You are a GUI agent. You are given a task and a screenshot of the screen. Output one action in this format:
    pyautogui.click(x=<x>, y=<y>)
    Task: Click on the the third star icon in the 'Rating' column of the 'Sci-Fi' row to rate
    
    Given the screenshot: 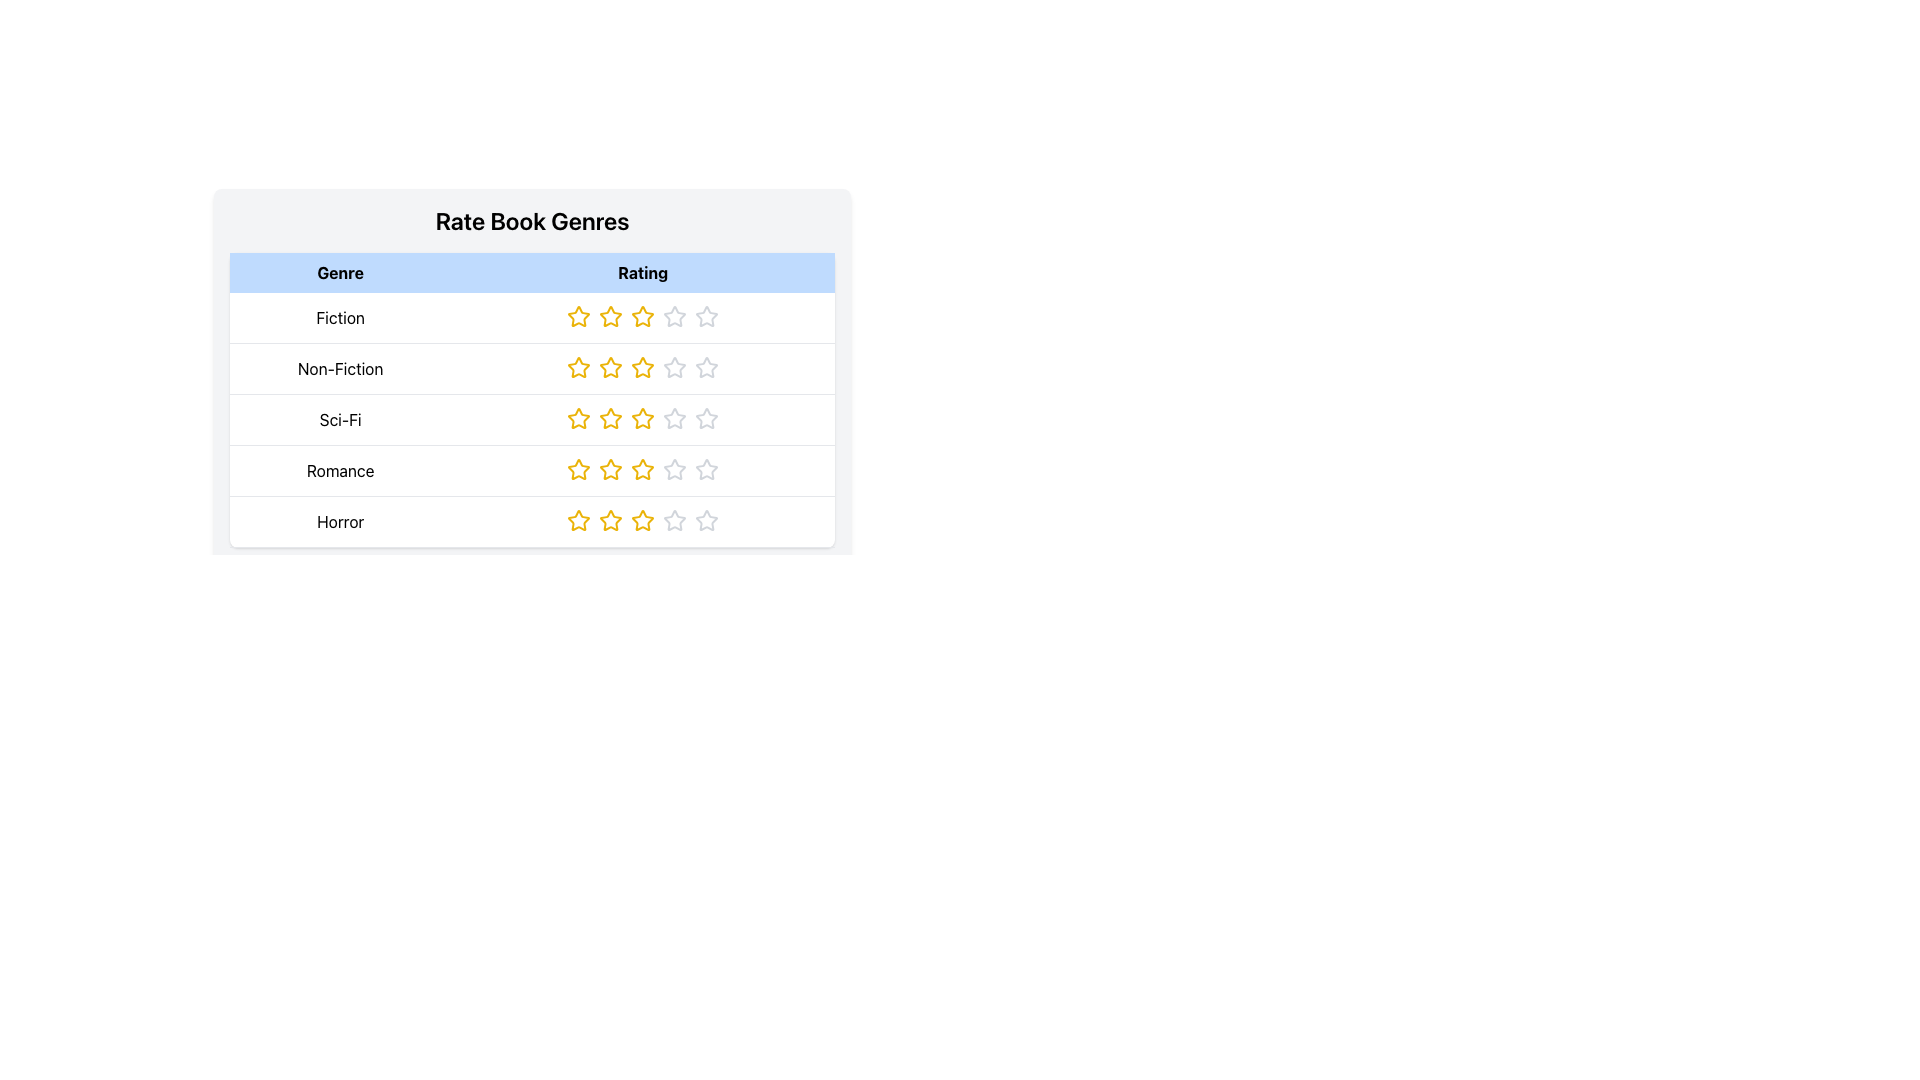 What is the action you would take?
    pyautogui.click(x=643, y=418)
    